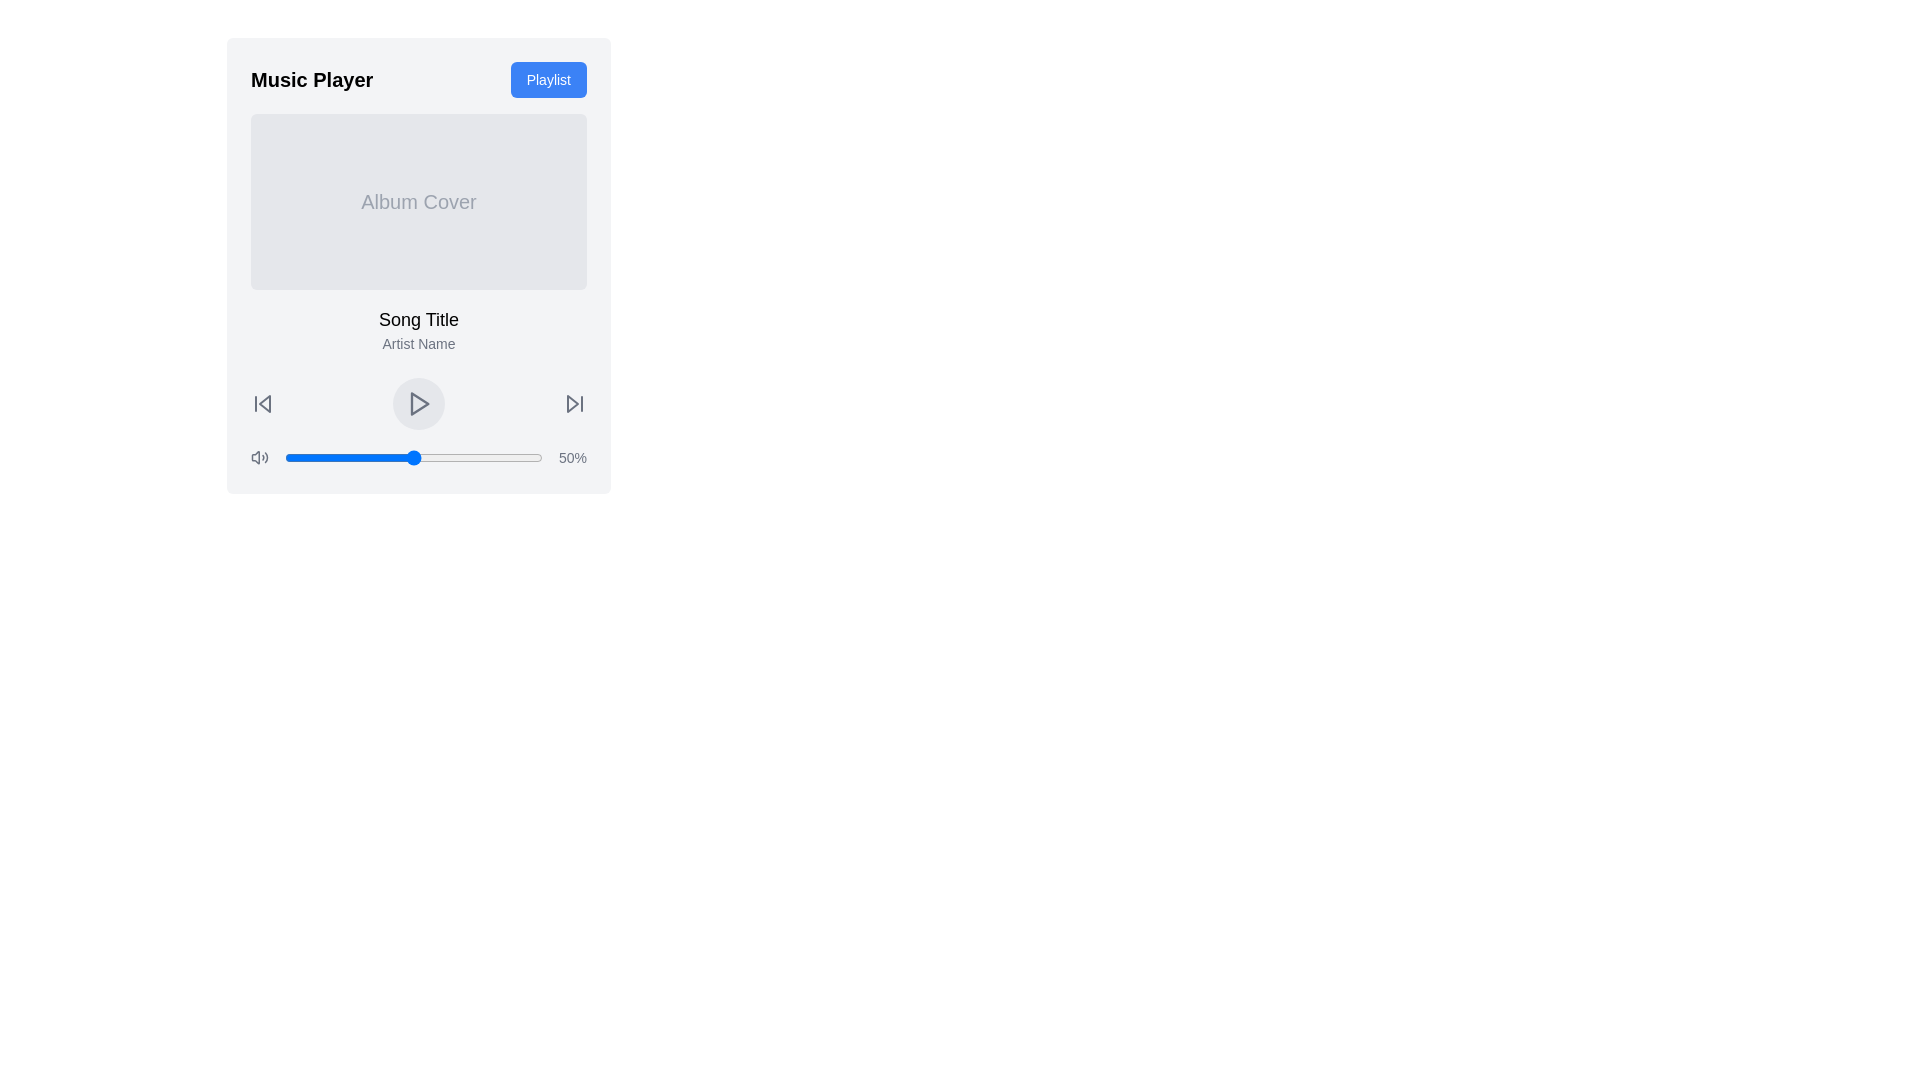  What do you see at coordinates (413, 458) in the screenshot?
I see `the slider control located between the speaker icon and the '50%' label` at bounding box center [413, 458].